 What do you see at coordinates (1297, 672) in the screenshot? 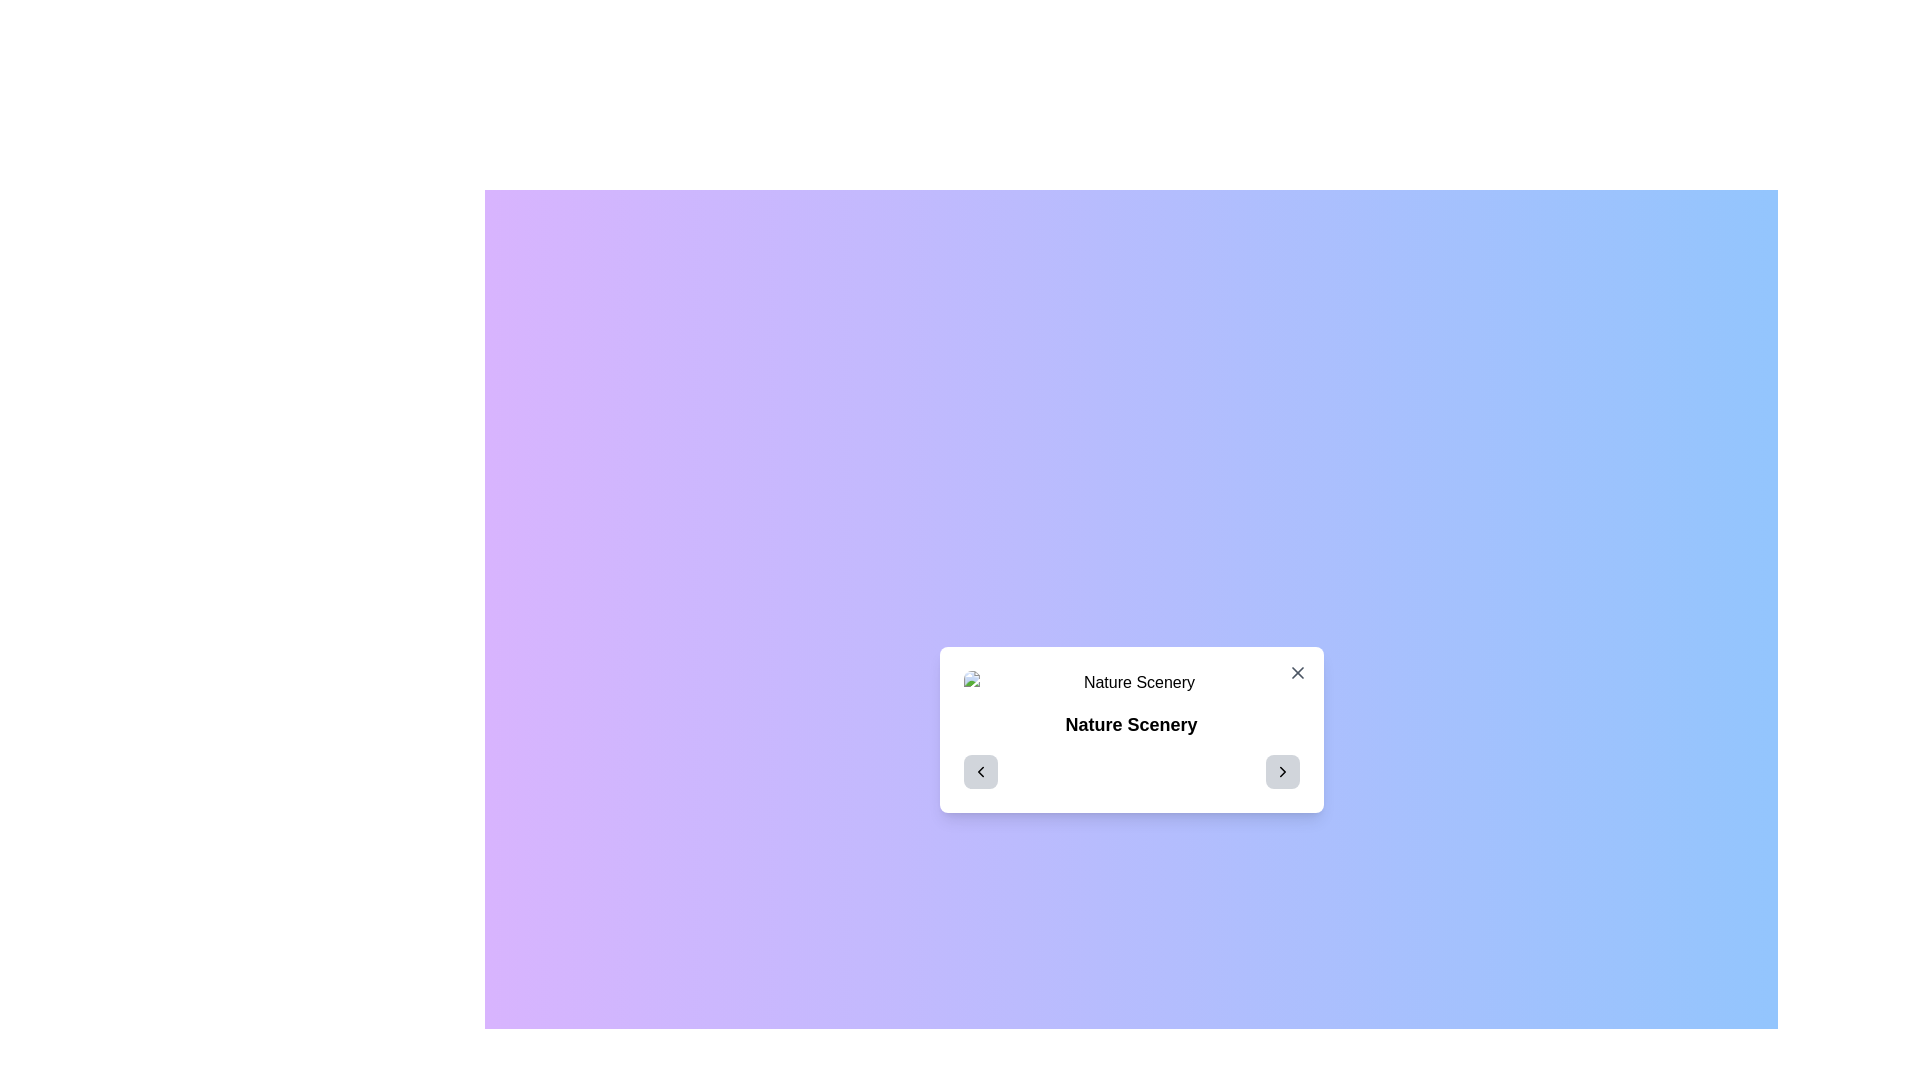
I see `the close button represented by an 'X' icon located in the upper right corner of the card containing the title 'Nature Scenery'` at bounding box center [1297, 672].